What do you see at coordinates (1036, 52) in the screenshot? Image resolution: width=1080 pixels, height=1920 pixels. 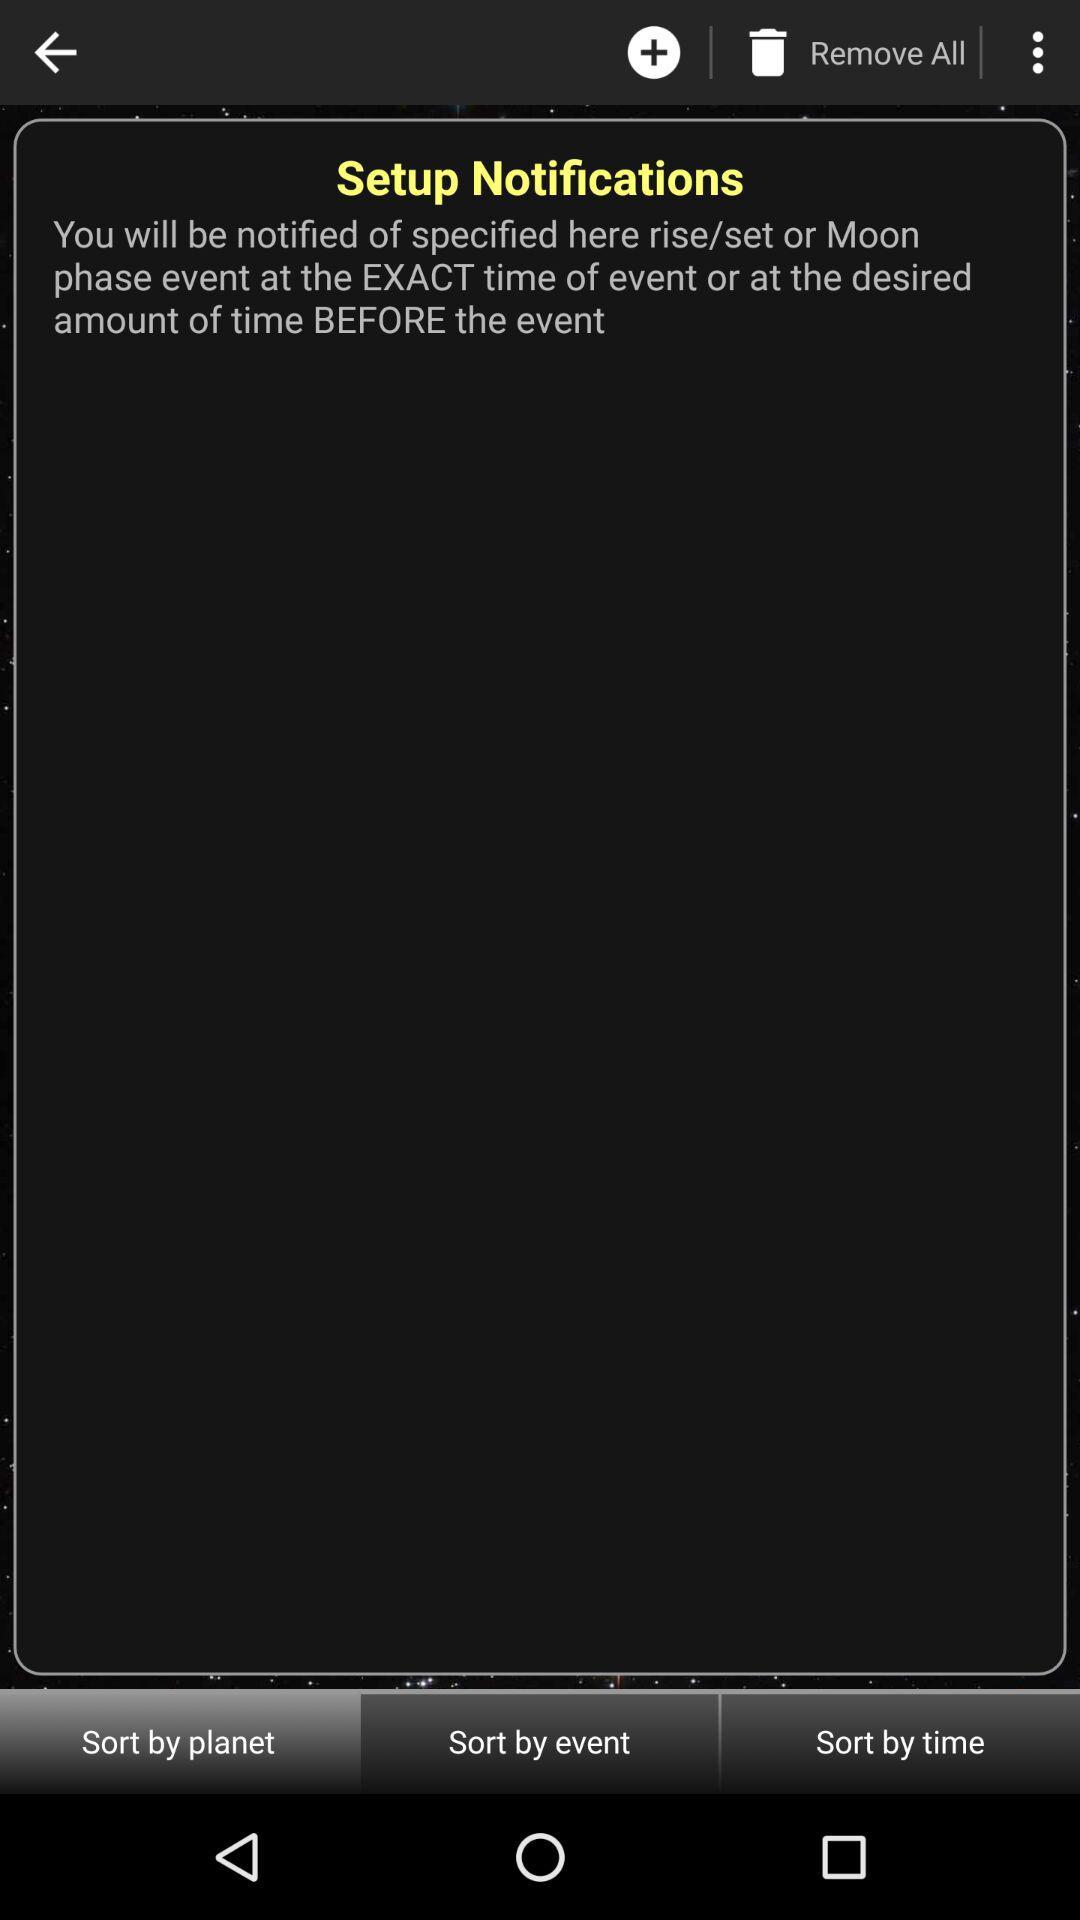 I see `see the menu` at bounding box center [1036, 52].